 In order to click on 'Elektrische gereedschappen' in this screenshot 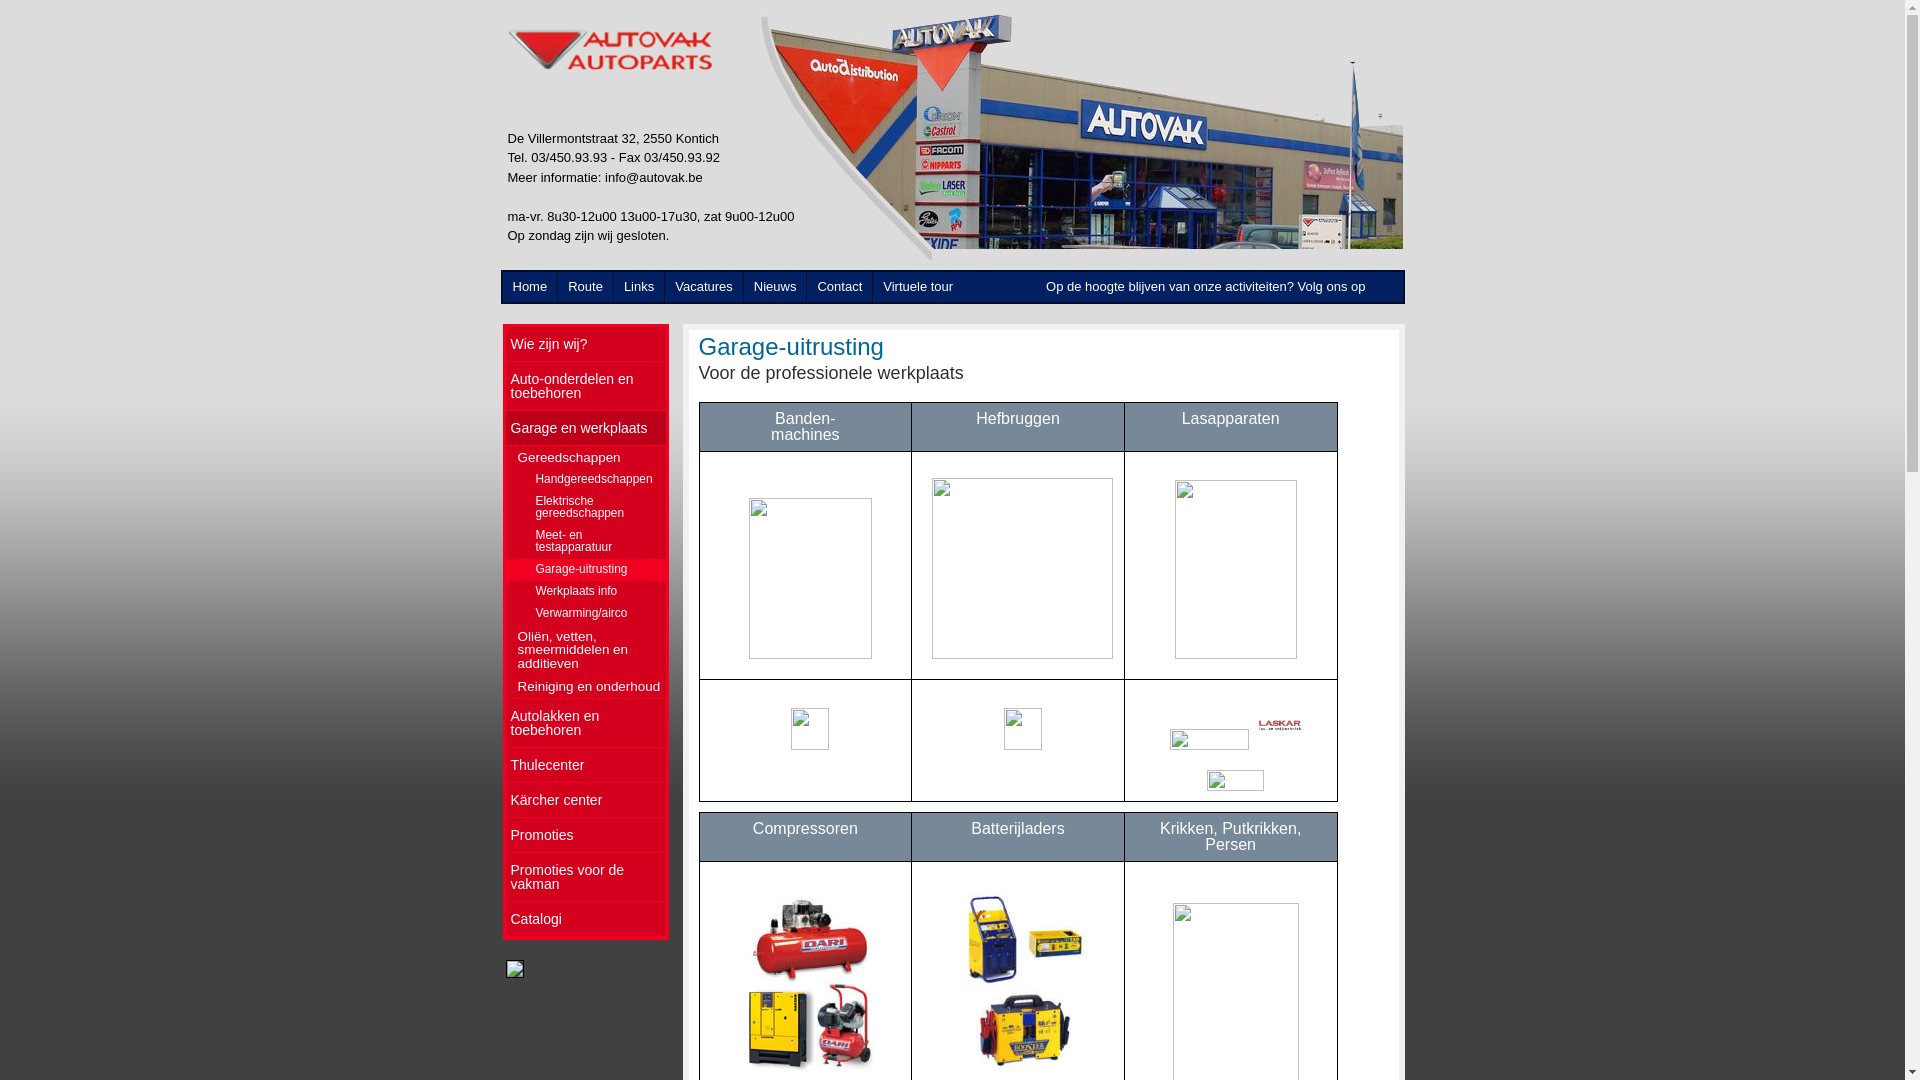, I will do `click(584, 507)`.